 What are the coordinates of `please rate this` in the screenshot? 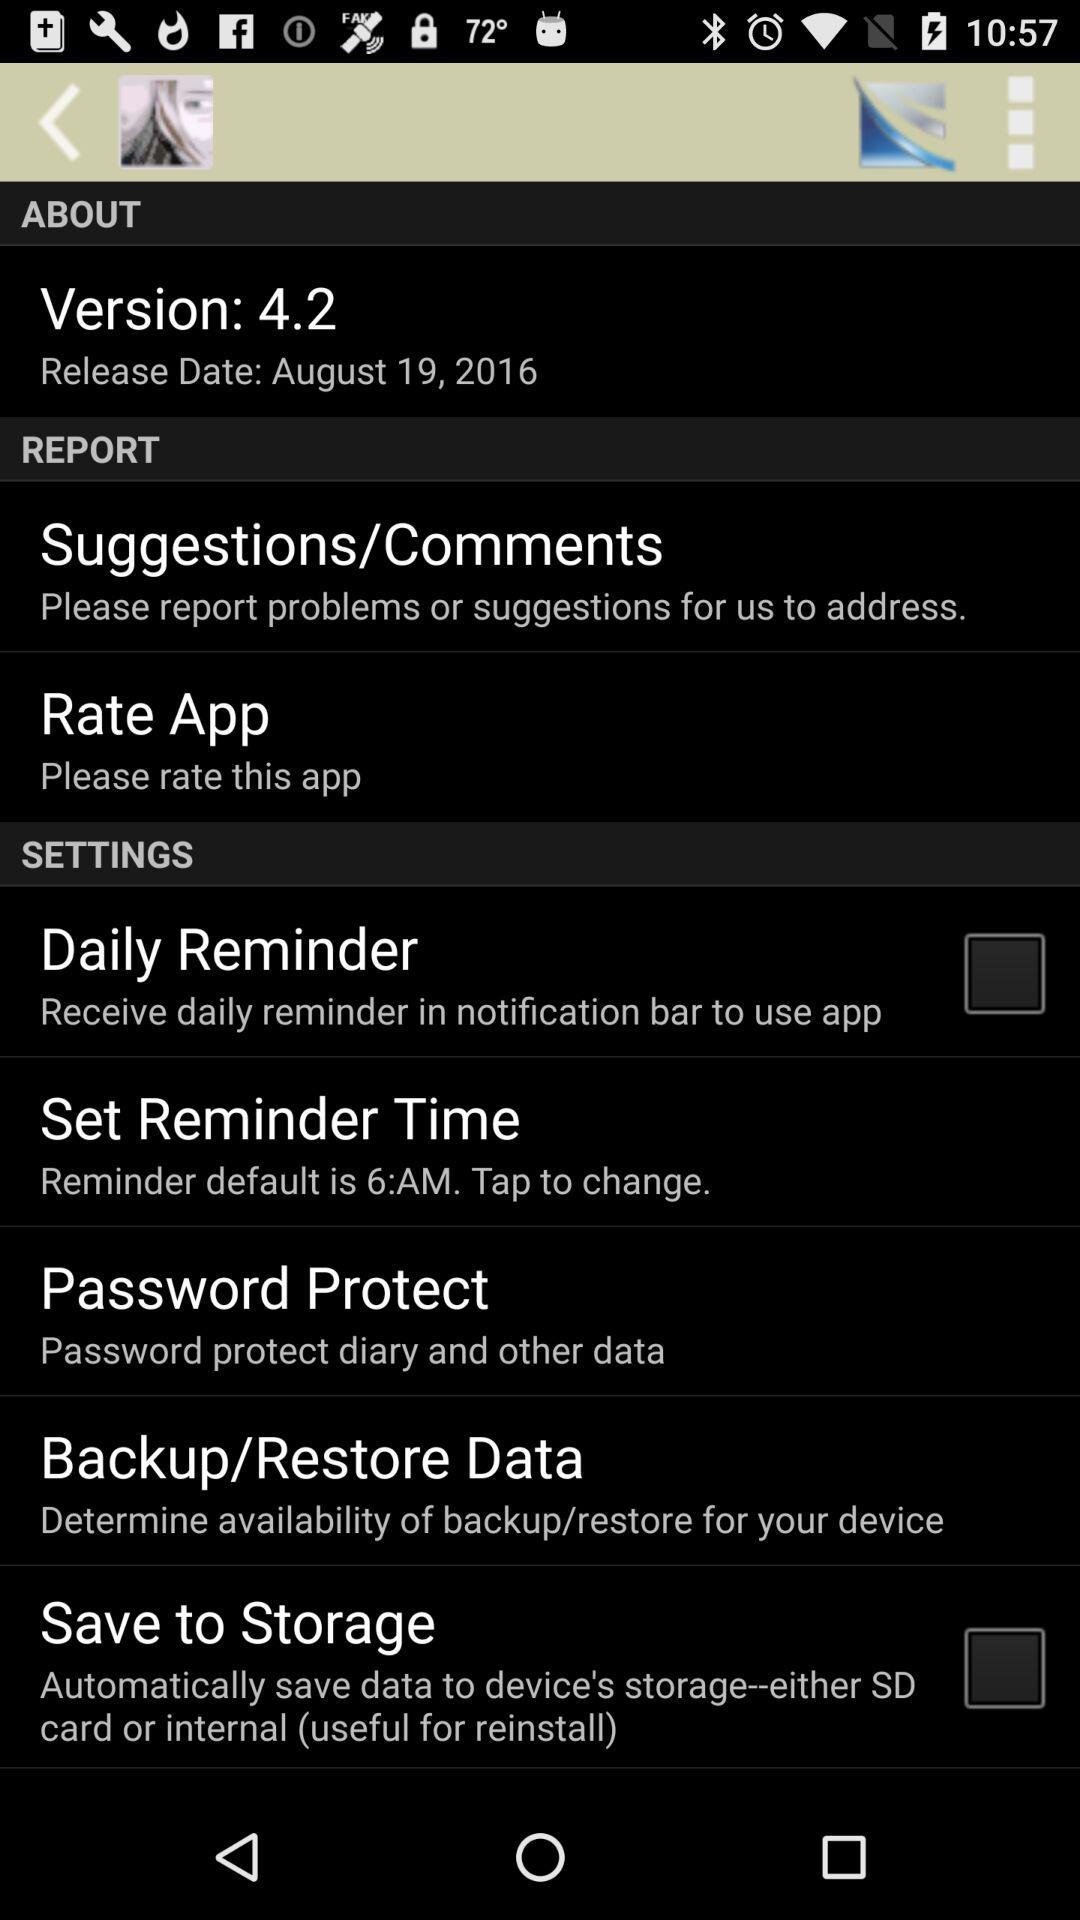 It's located at (200, 773).